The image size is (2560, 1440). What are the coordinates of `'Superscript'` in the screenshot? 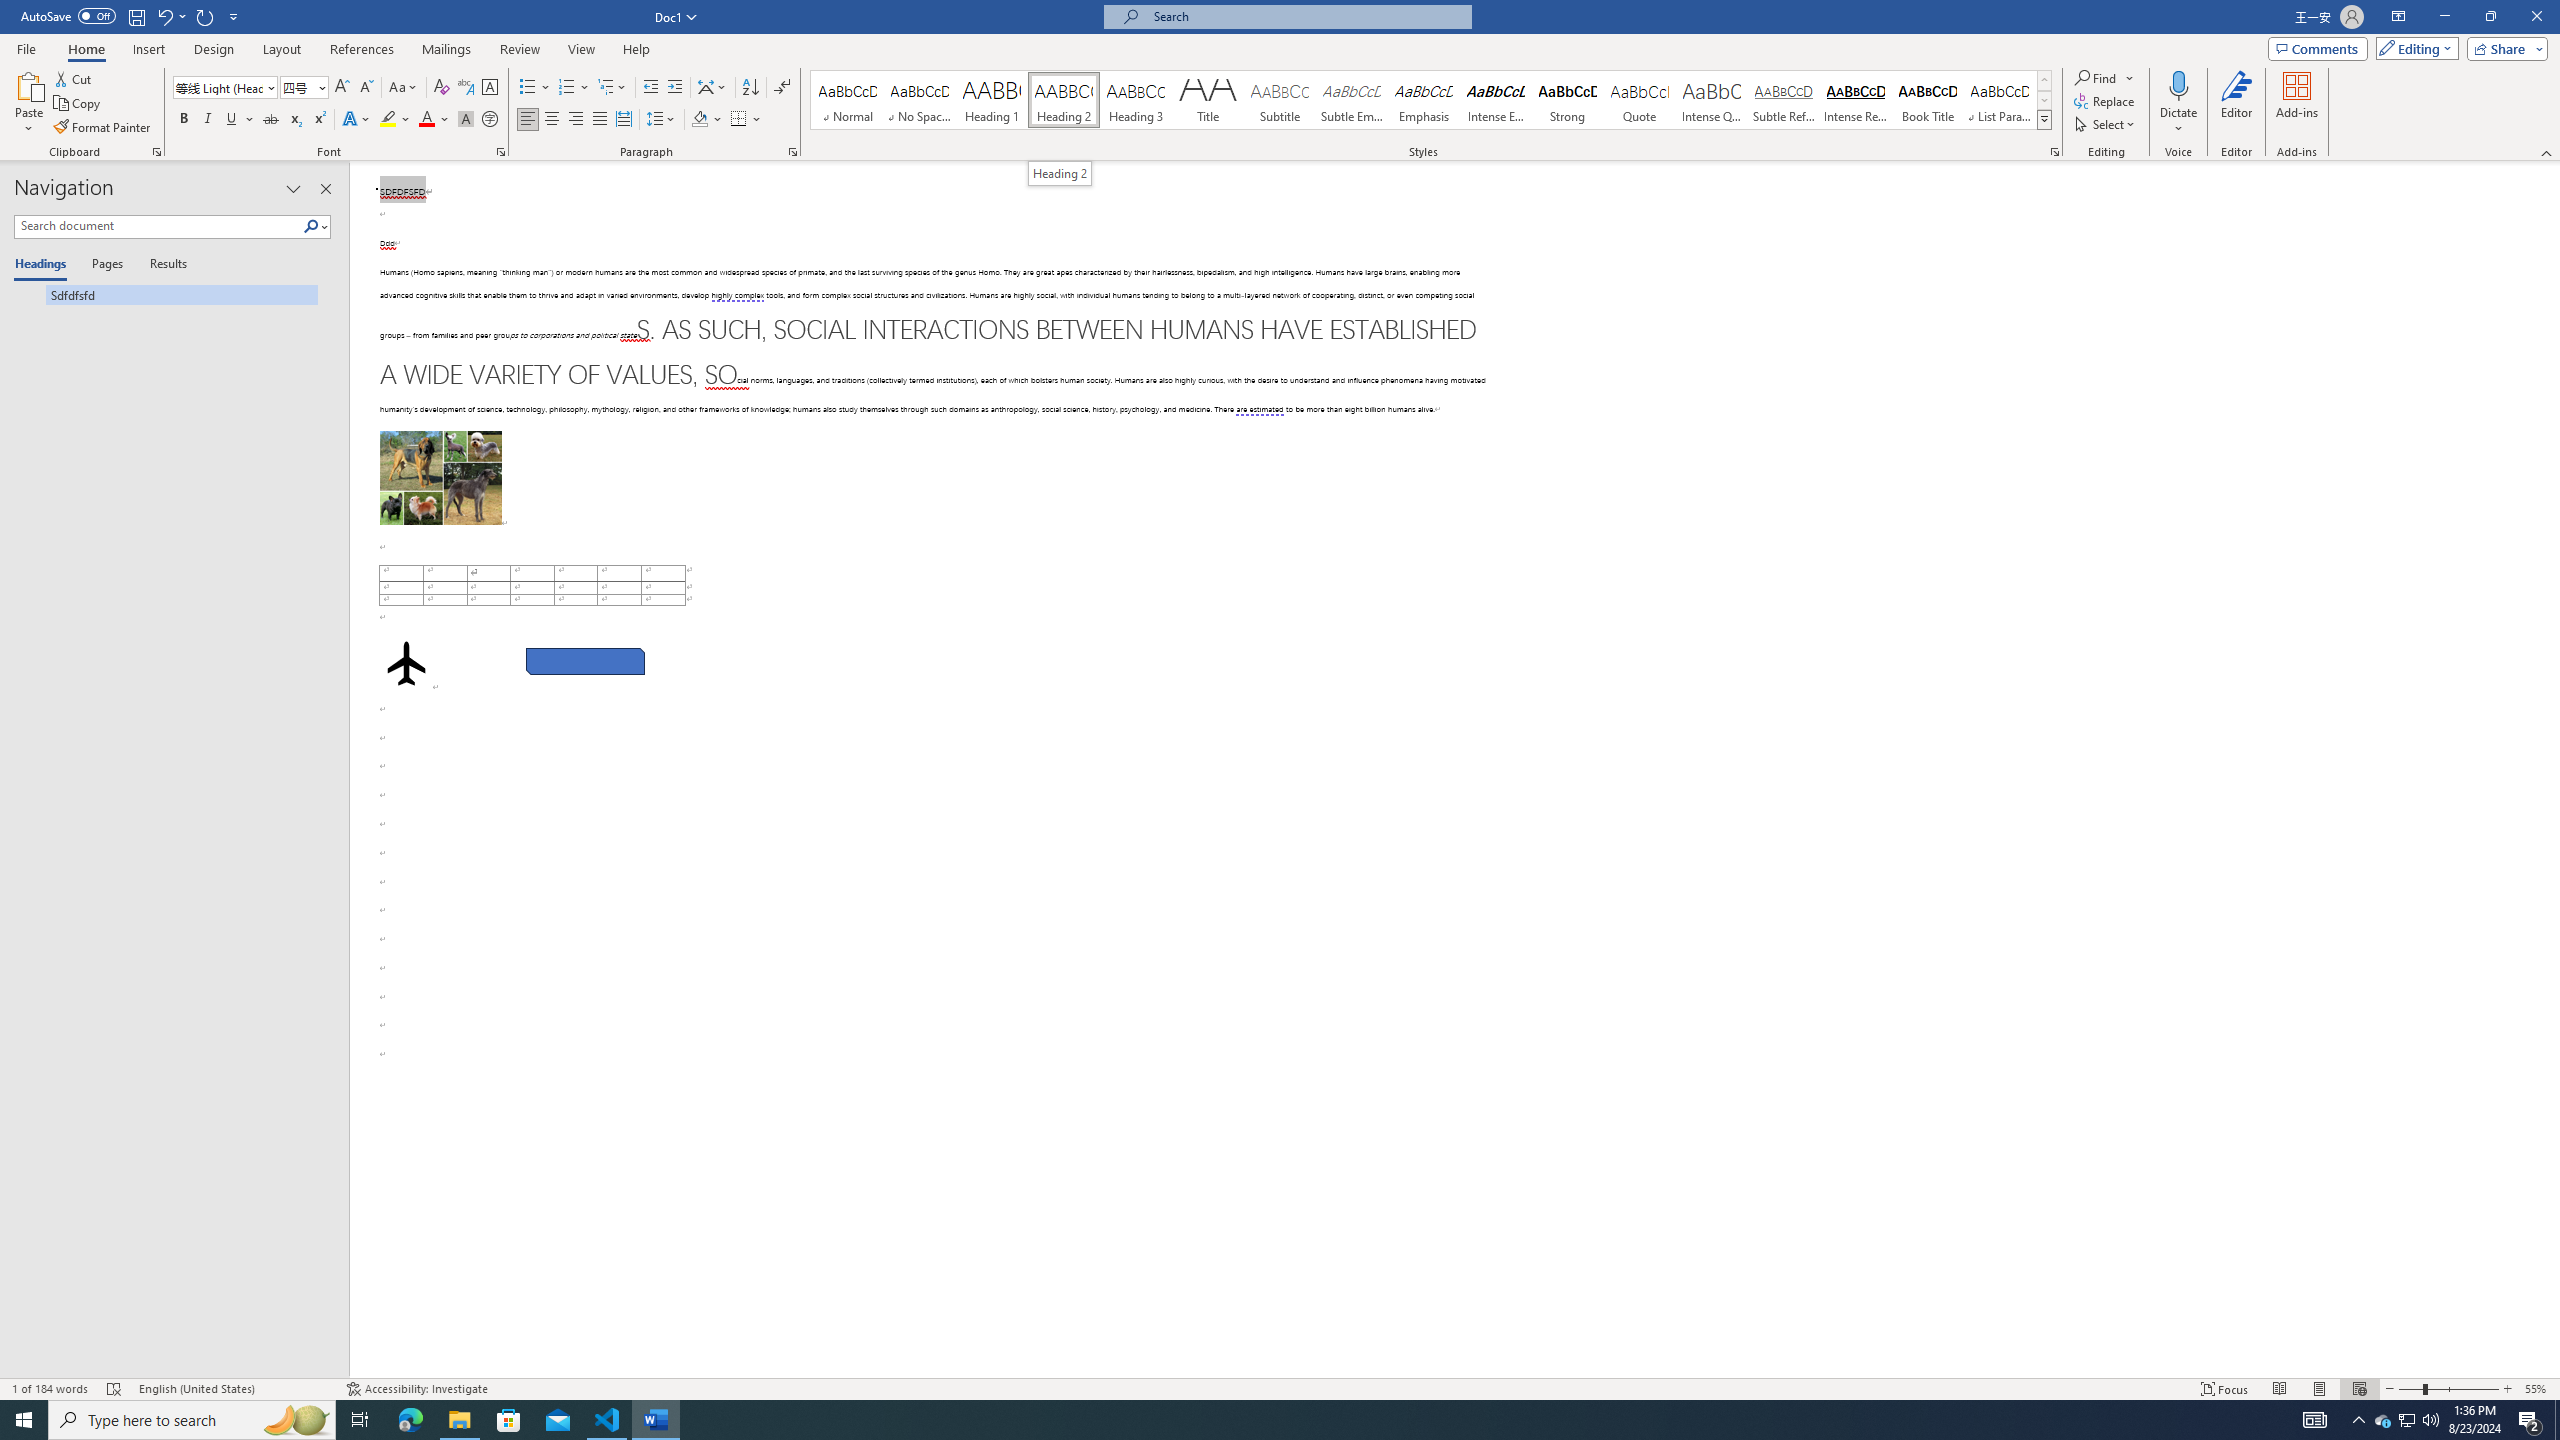 It's located at (317, 118).